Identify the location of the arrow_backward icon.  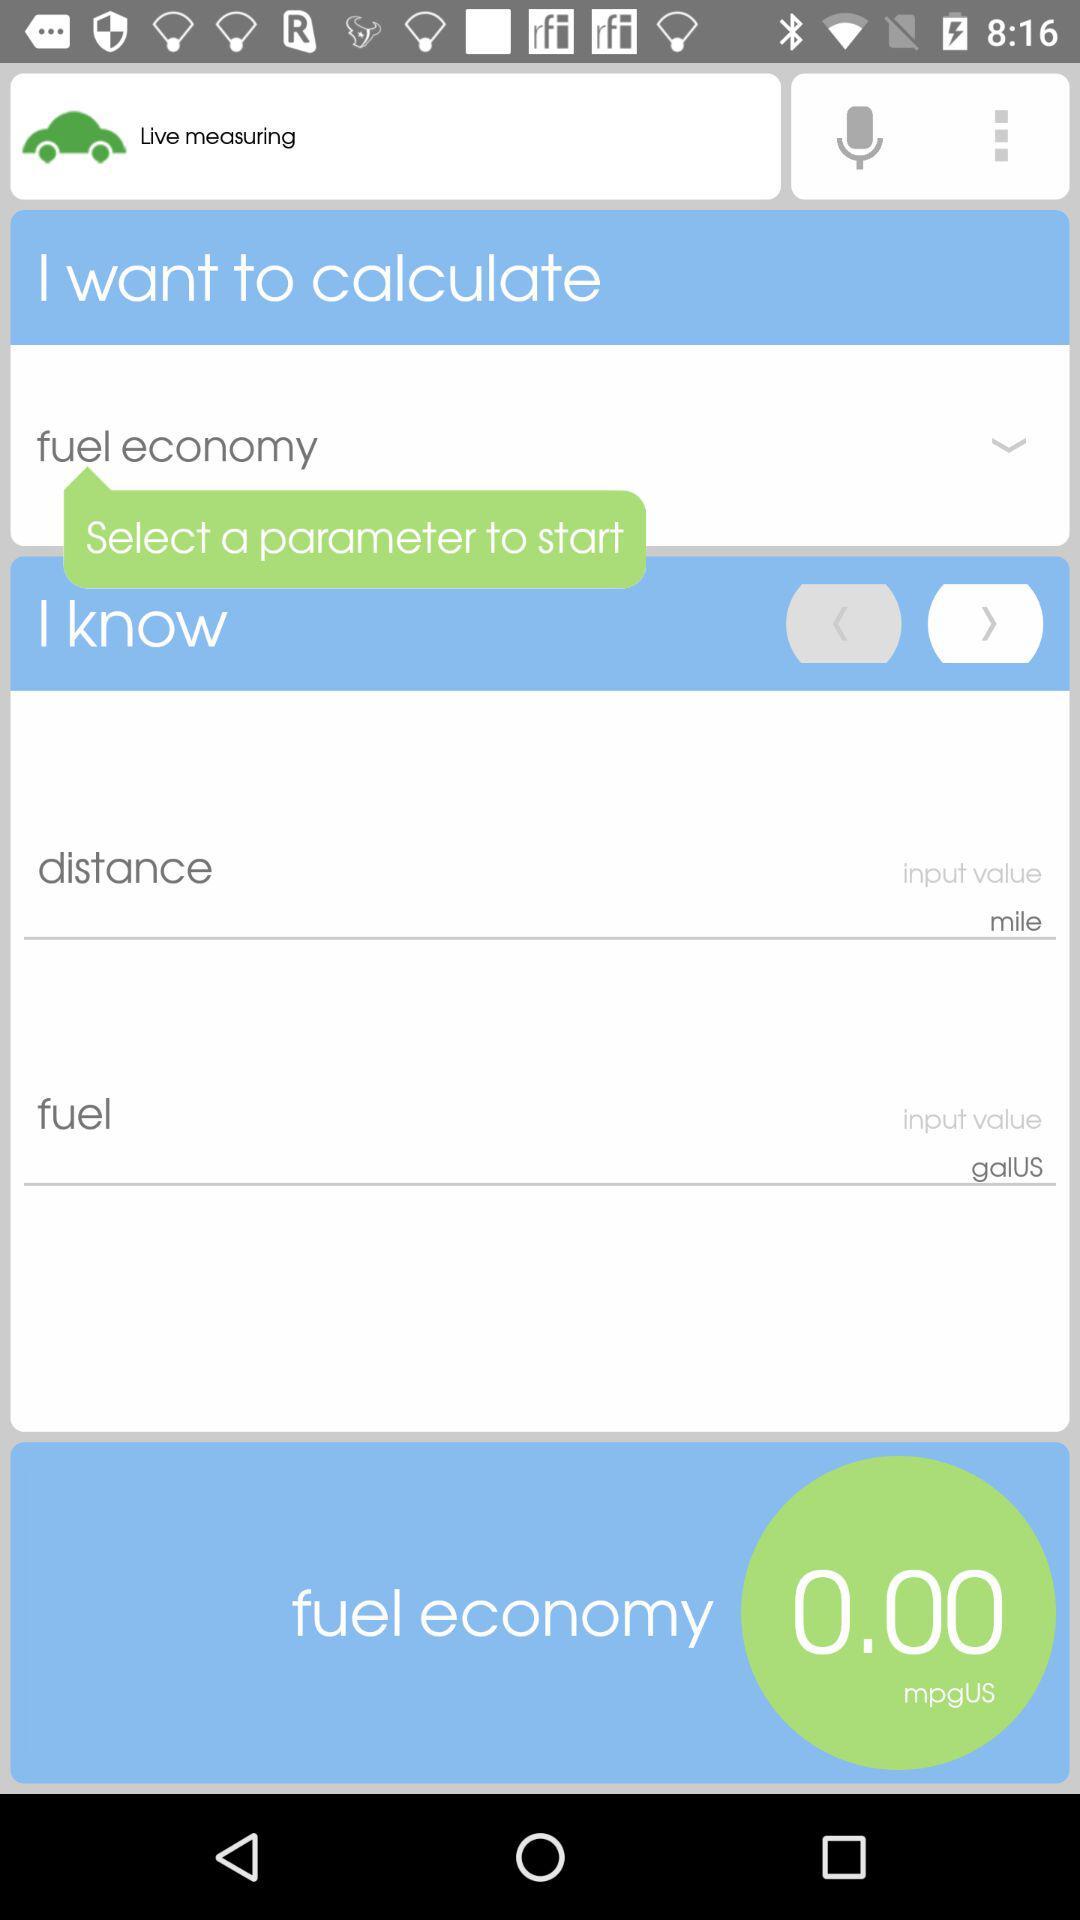
(843, 622).